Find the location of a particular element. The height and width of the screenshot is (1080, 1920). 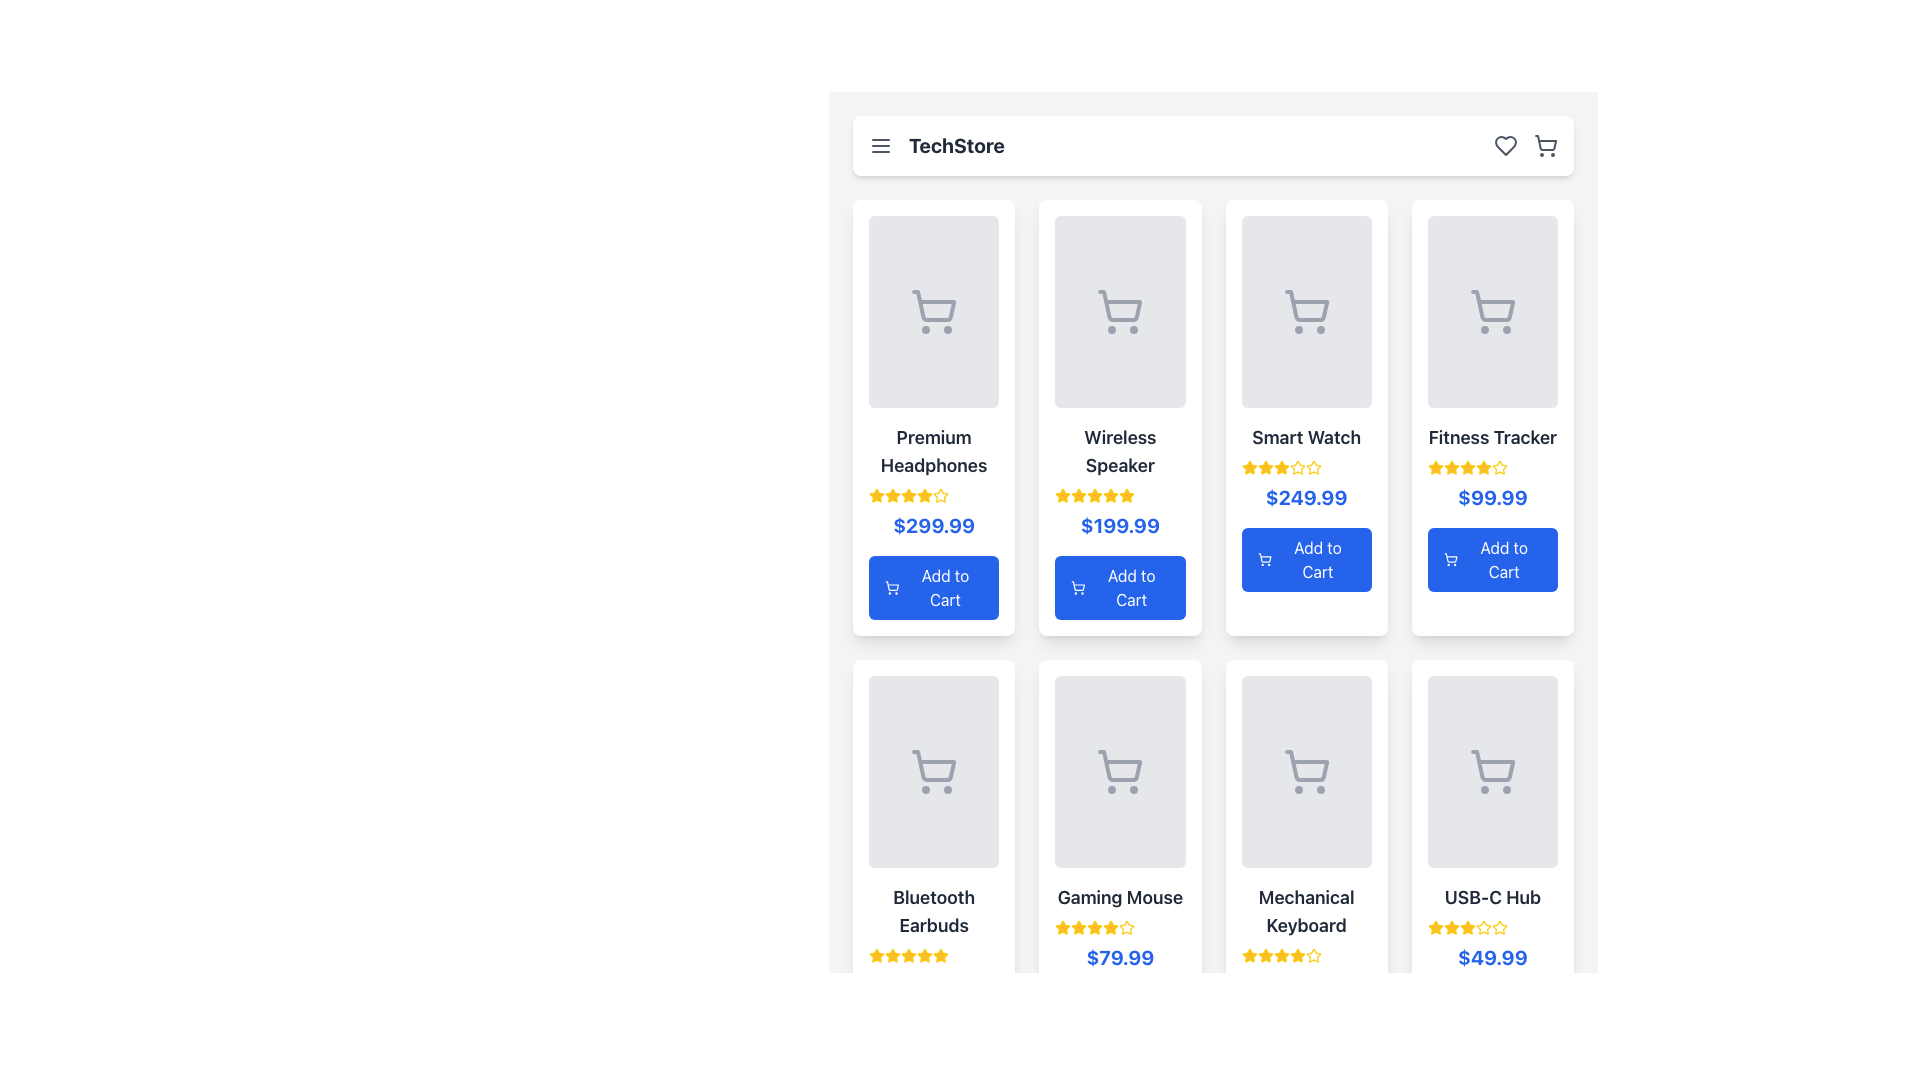

the fourth star icon in the second row and third column of the product layout grid, which represents part of the rating for the Gaming Mouse is located at coordinates (1127, 927).